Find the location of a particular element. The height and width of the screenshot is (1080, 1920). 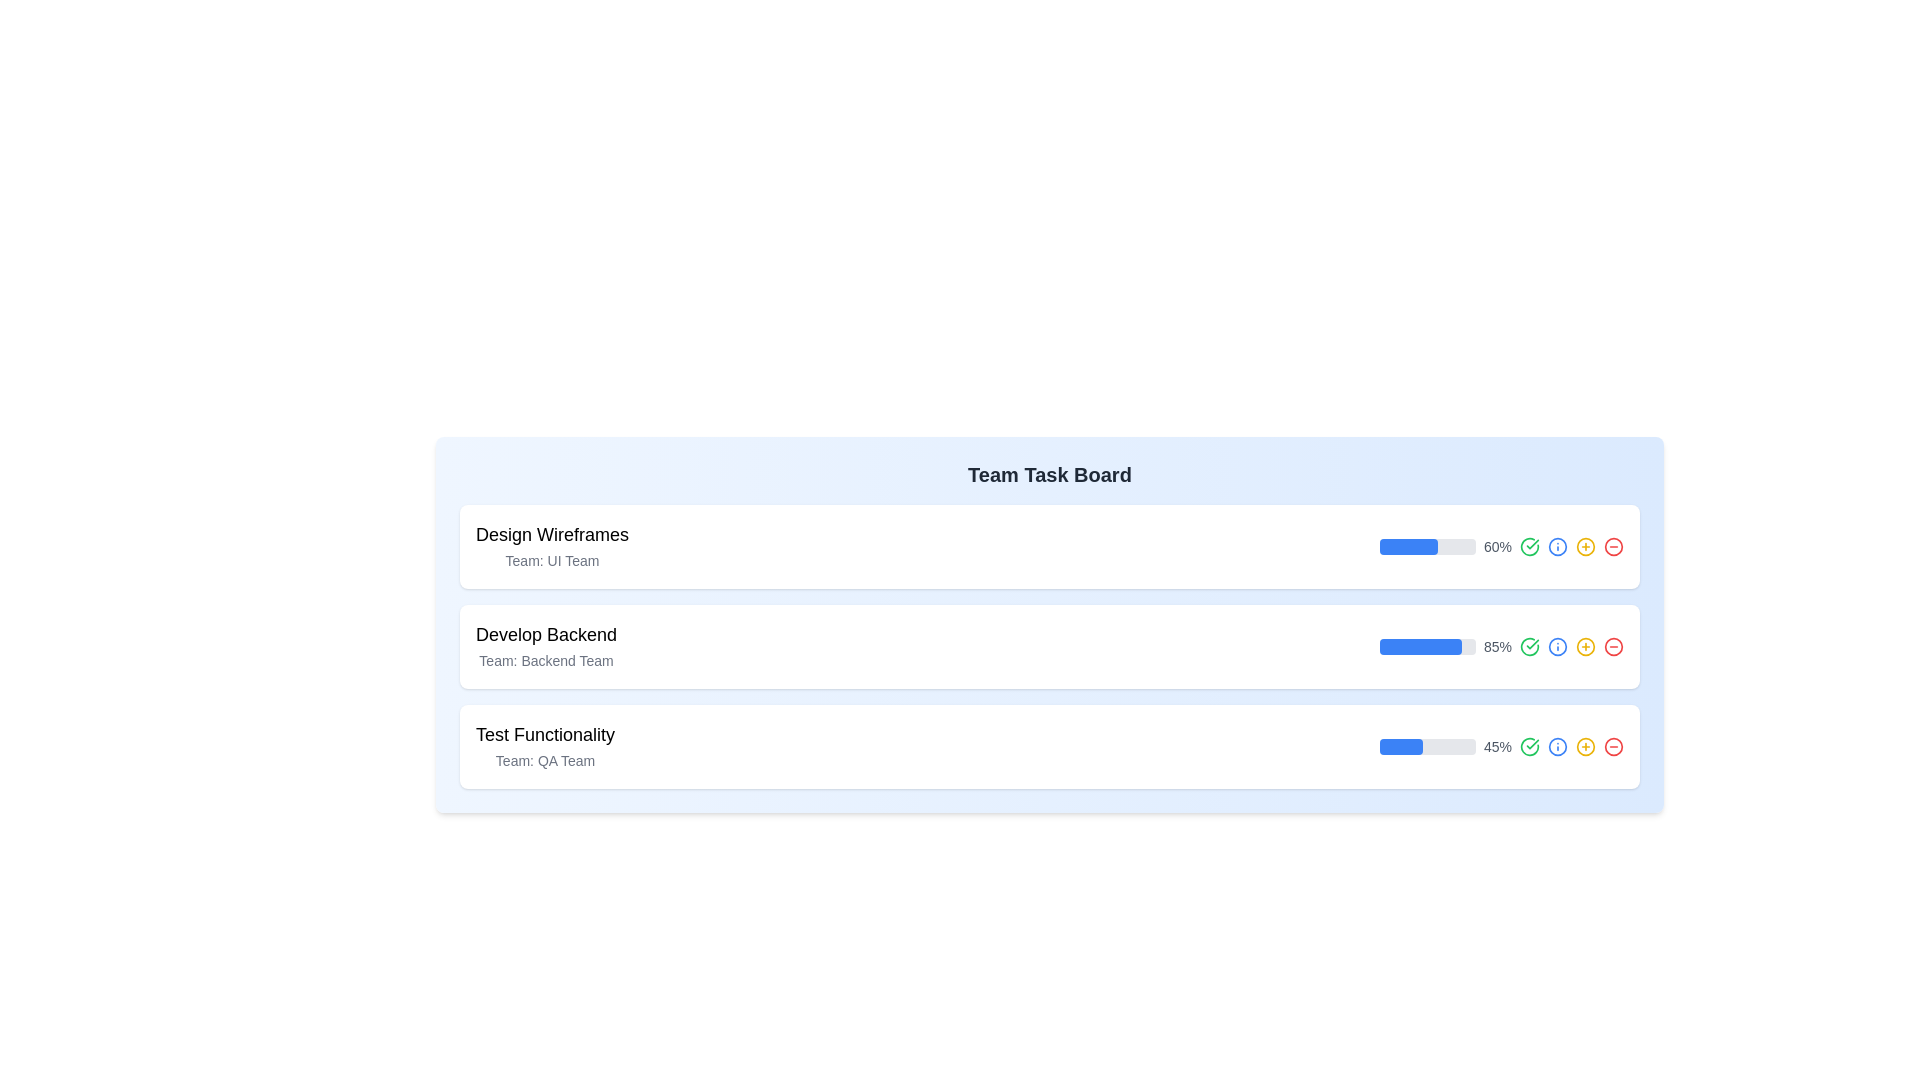

the text block displaying the title 'Design Wireframes' and the team 'UI Team', which is the topmost task item in the vertical list under 'Team Task Board' is located at coordinates (552, 547).